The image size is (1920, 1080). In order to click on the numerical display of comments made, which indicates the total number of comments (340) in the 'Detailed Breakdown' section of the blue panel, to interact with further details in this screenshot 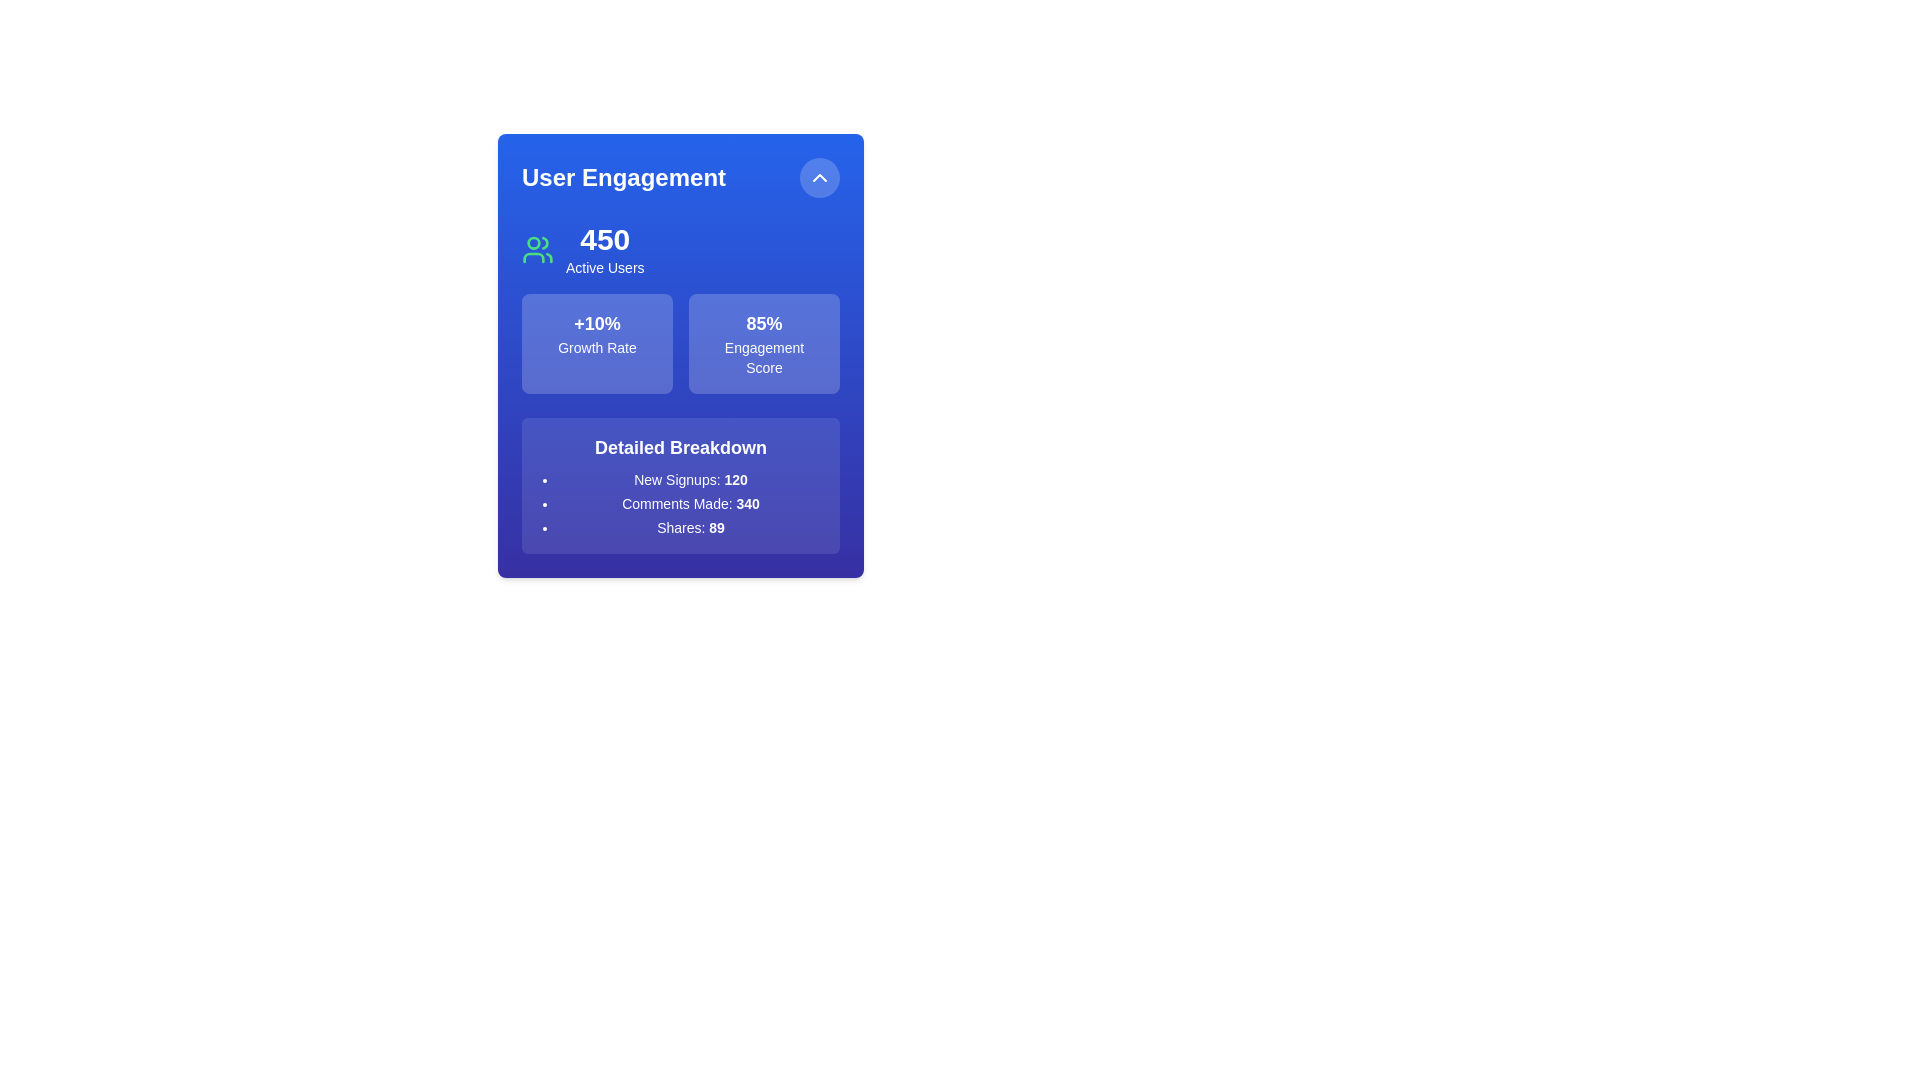, I will do `click(747, 503)`.